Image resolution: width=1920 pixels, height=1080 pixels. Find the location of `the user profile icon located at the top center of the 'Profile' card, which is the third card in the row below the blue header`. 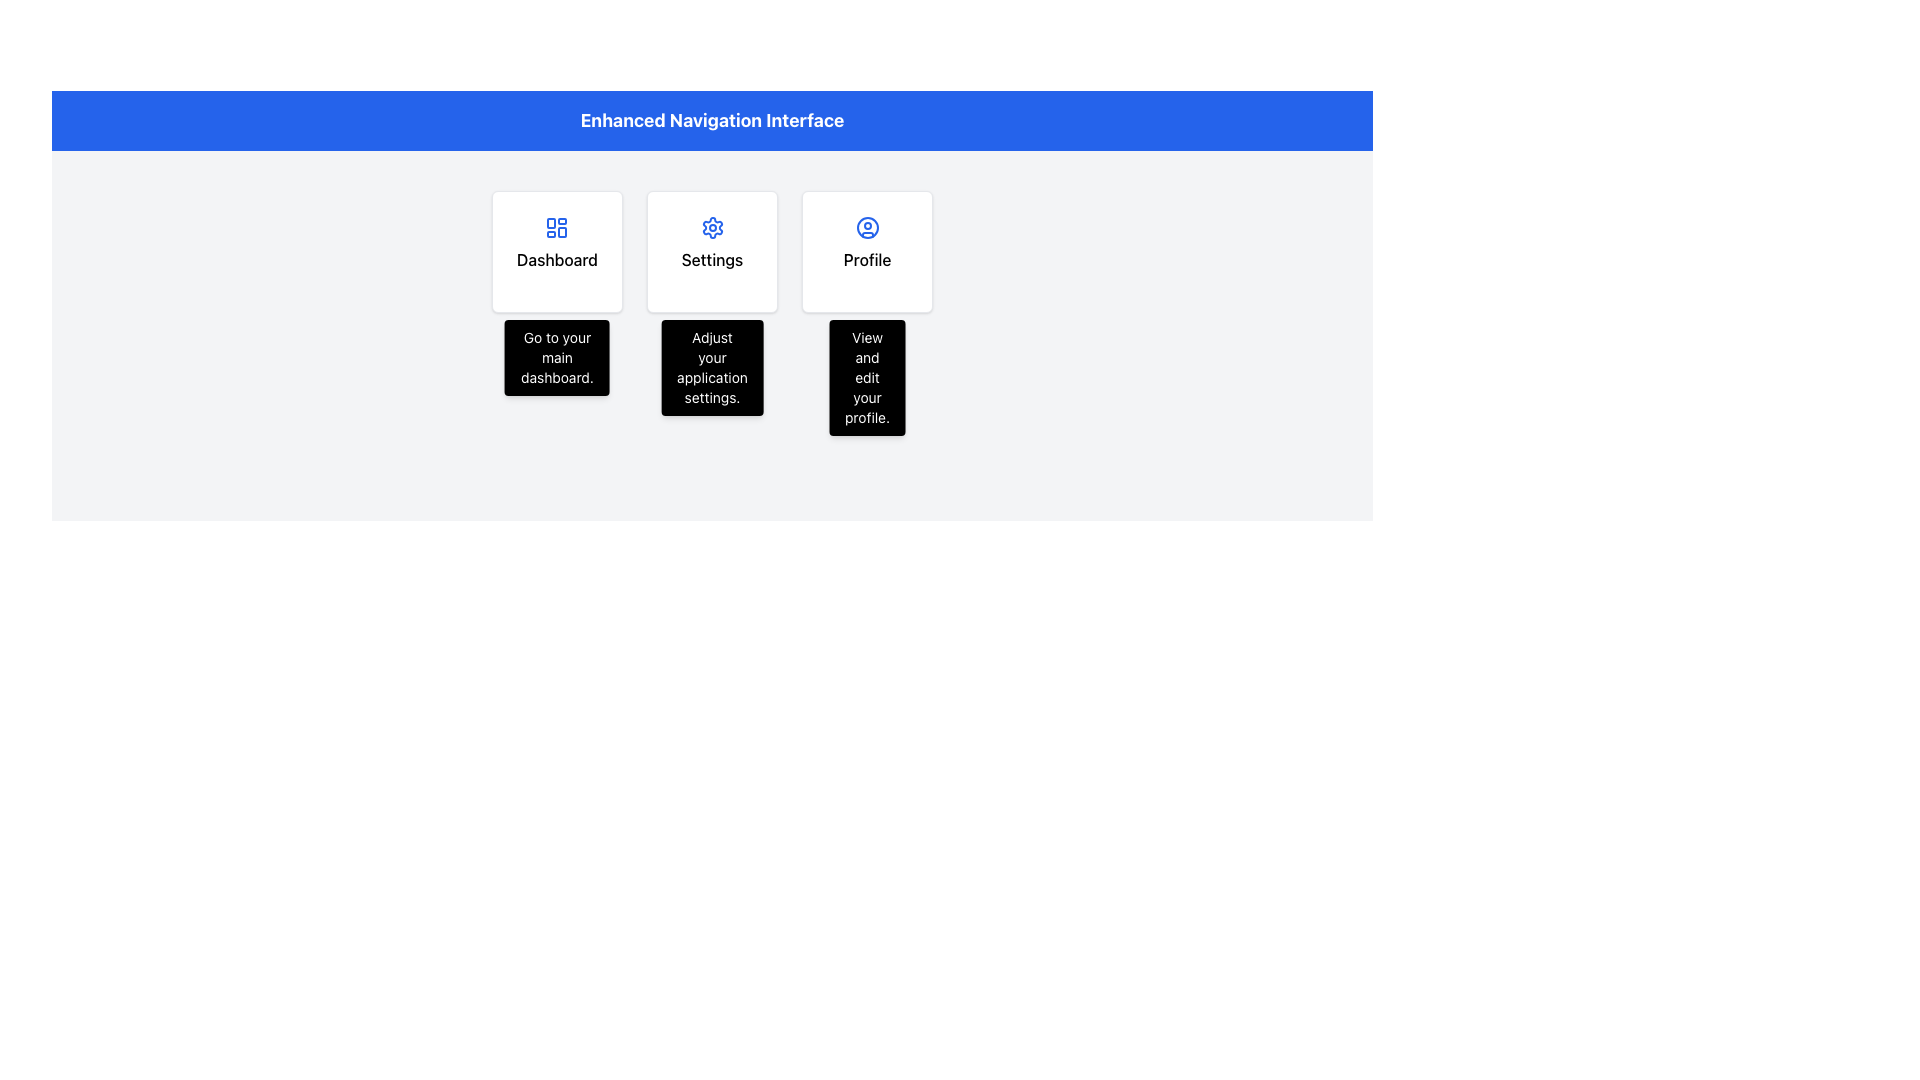

the user profile icon located at the top center of the 'Profile' card, which is the third card in the row below the blue header is located at coordinates (867, 226).